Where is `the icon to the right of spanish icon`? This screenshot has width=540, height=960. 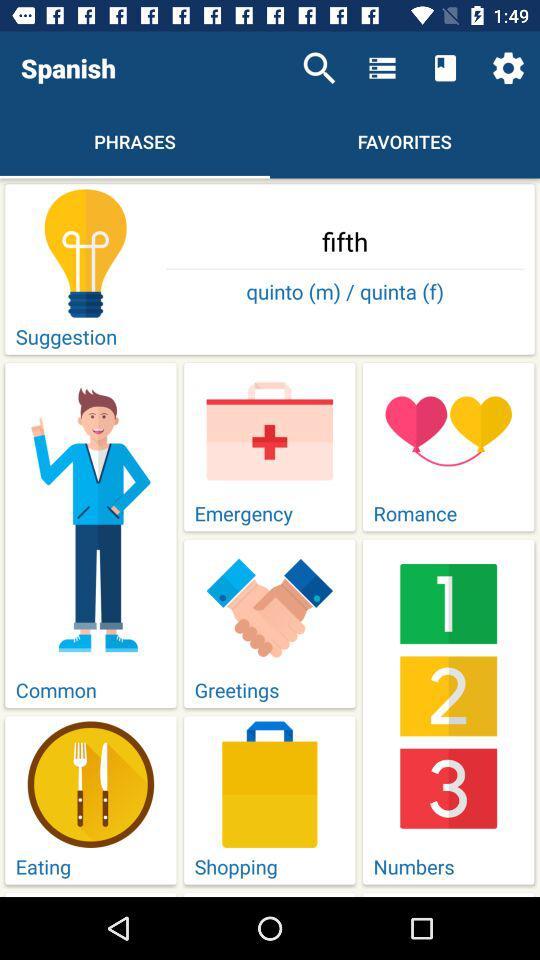
the icon to the right of spanish icon is located at coordinates (319, 68).